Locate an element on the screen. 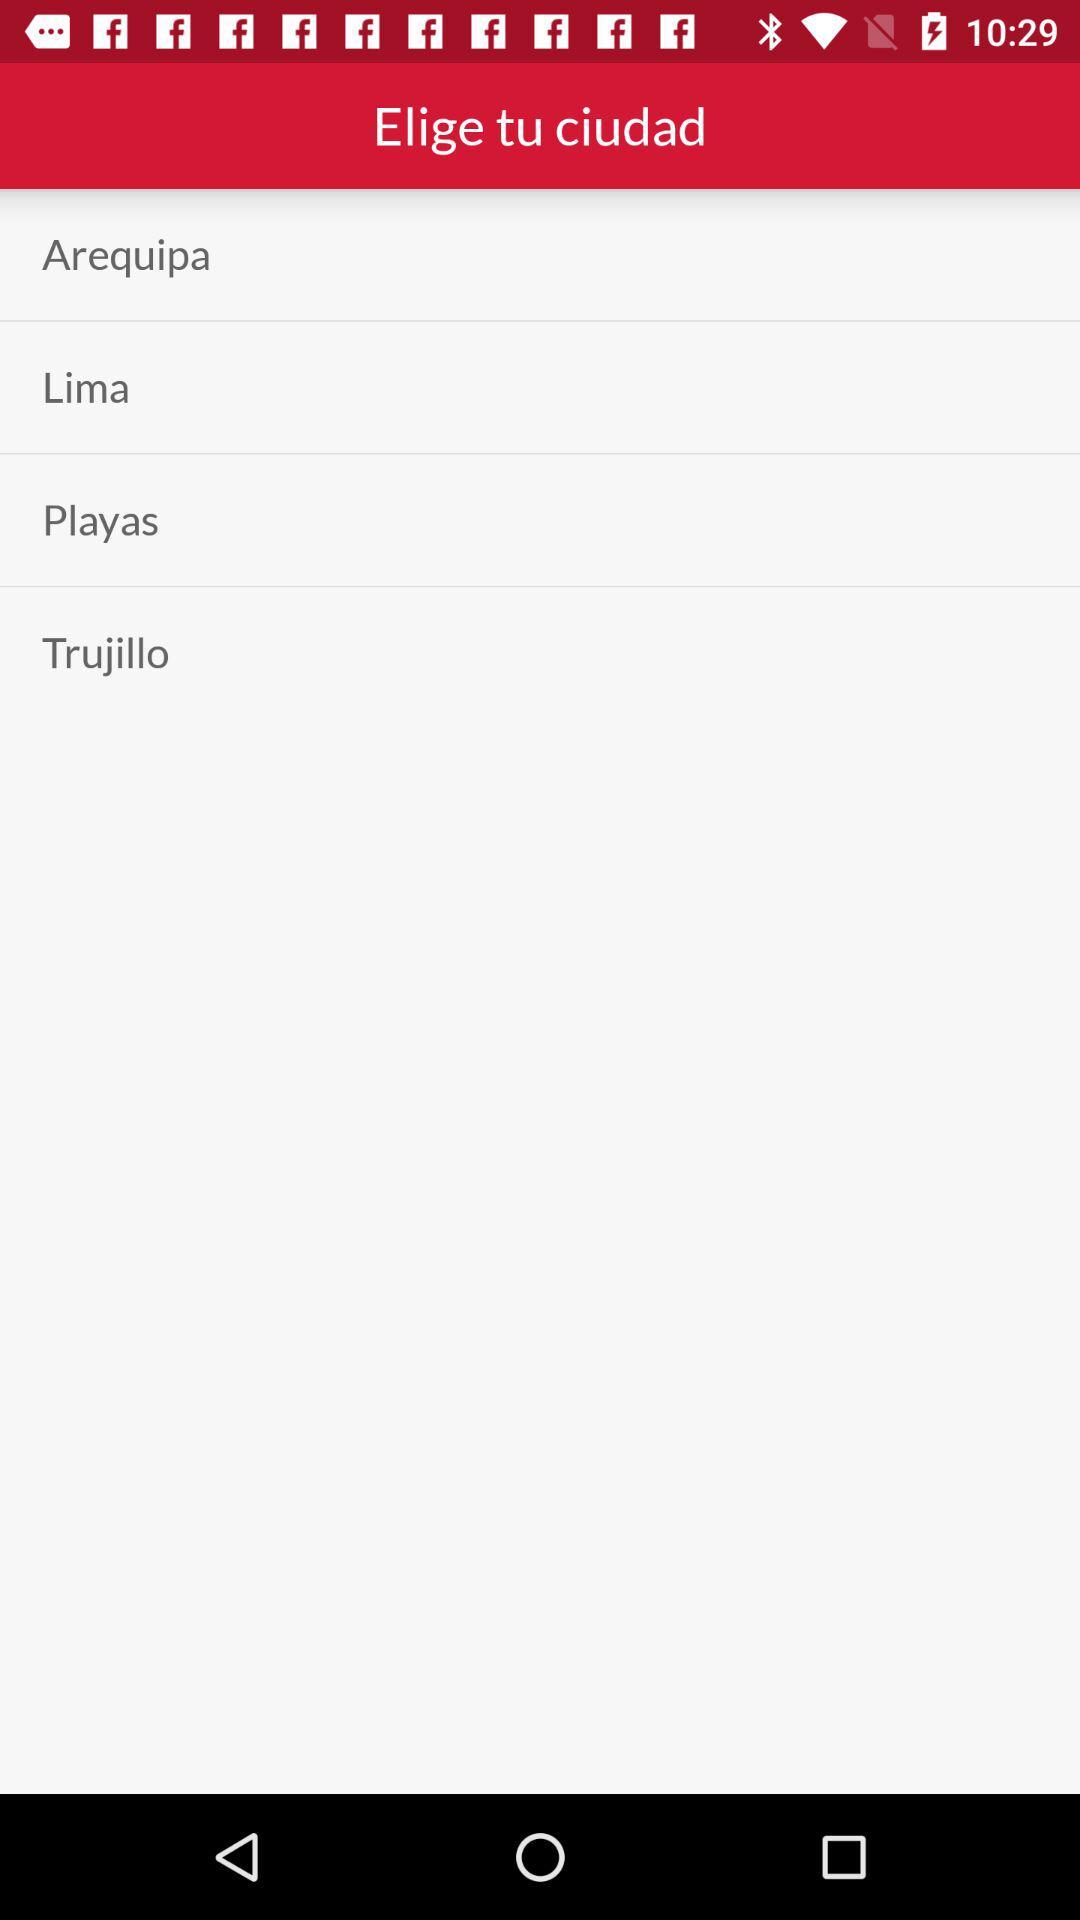 Image resolution: width=1080 pixels, height=1920 pixels. playas icon is located at coordinates (100, 520).